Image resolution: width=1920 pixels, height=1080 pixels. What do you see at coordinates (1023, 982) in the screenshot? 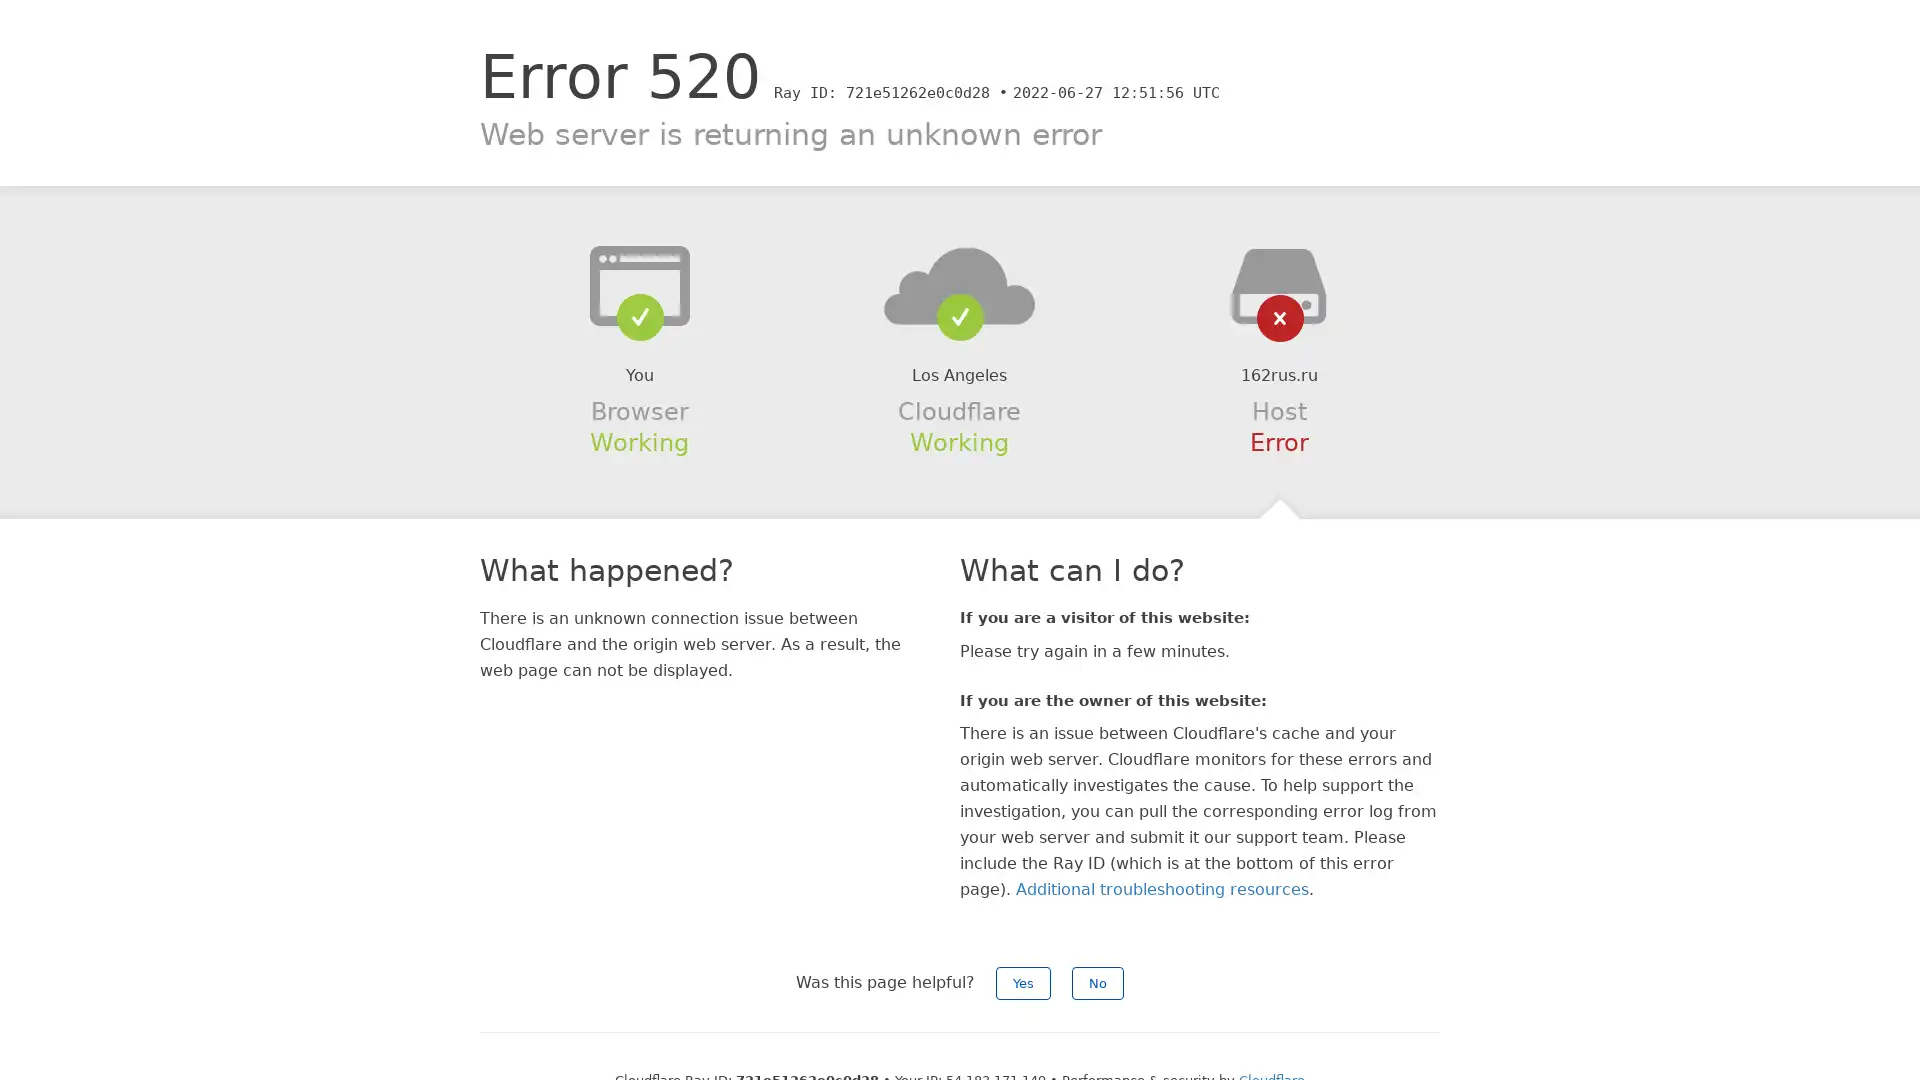
I see `Yes` at bounding box center [1023, 982].